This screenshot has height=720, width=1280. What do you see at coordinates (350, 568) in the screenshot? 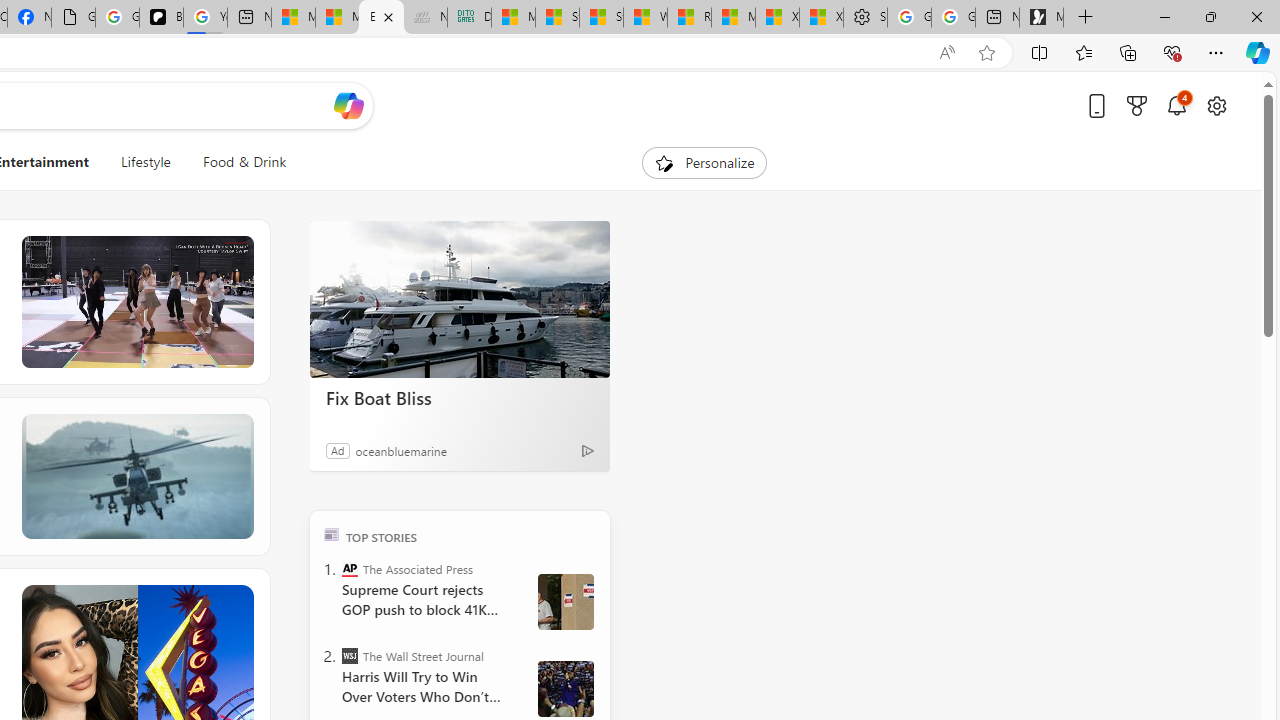
I see `'The Associated Press'` at bounding box center [350, 568].